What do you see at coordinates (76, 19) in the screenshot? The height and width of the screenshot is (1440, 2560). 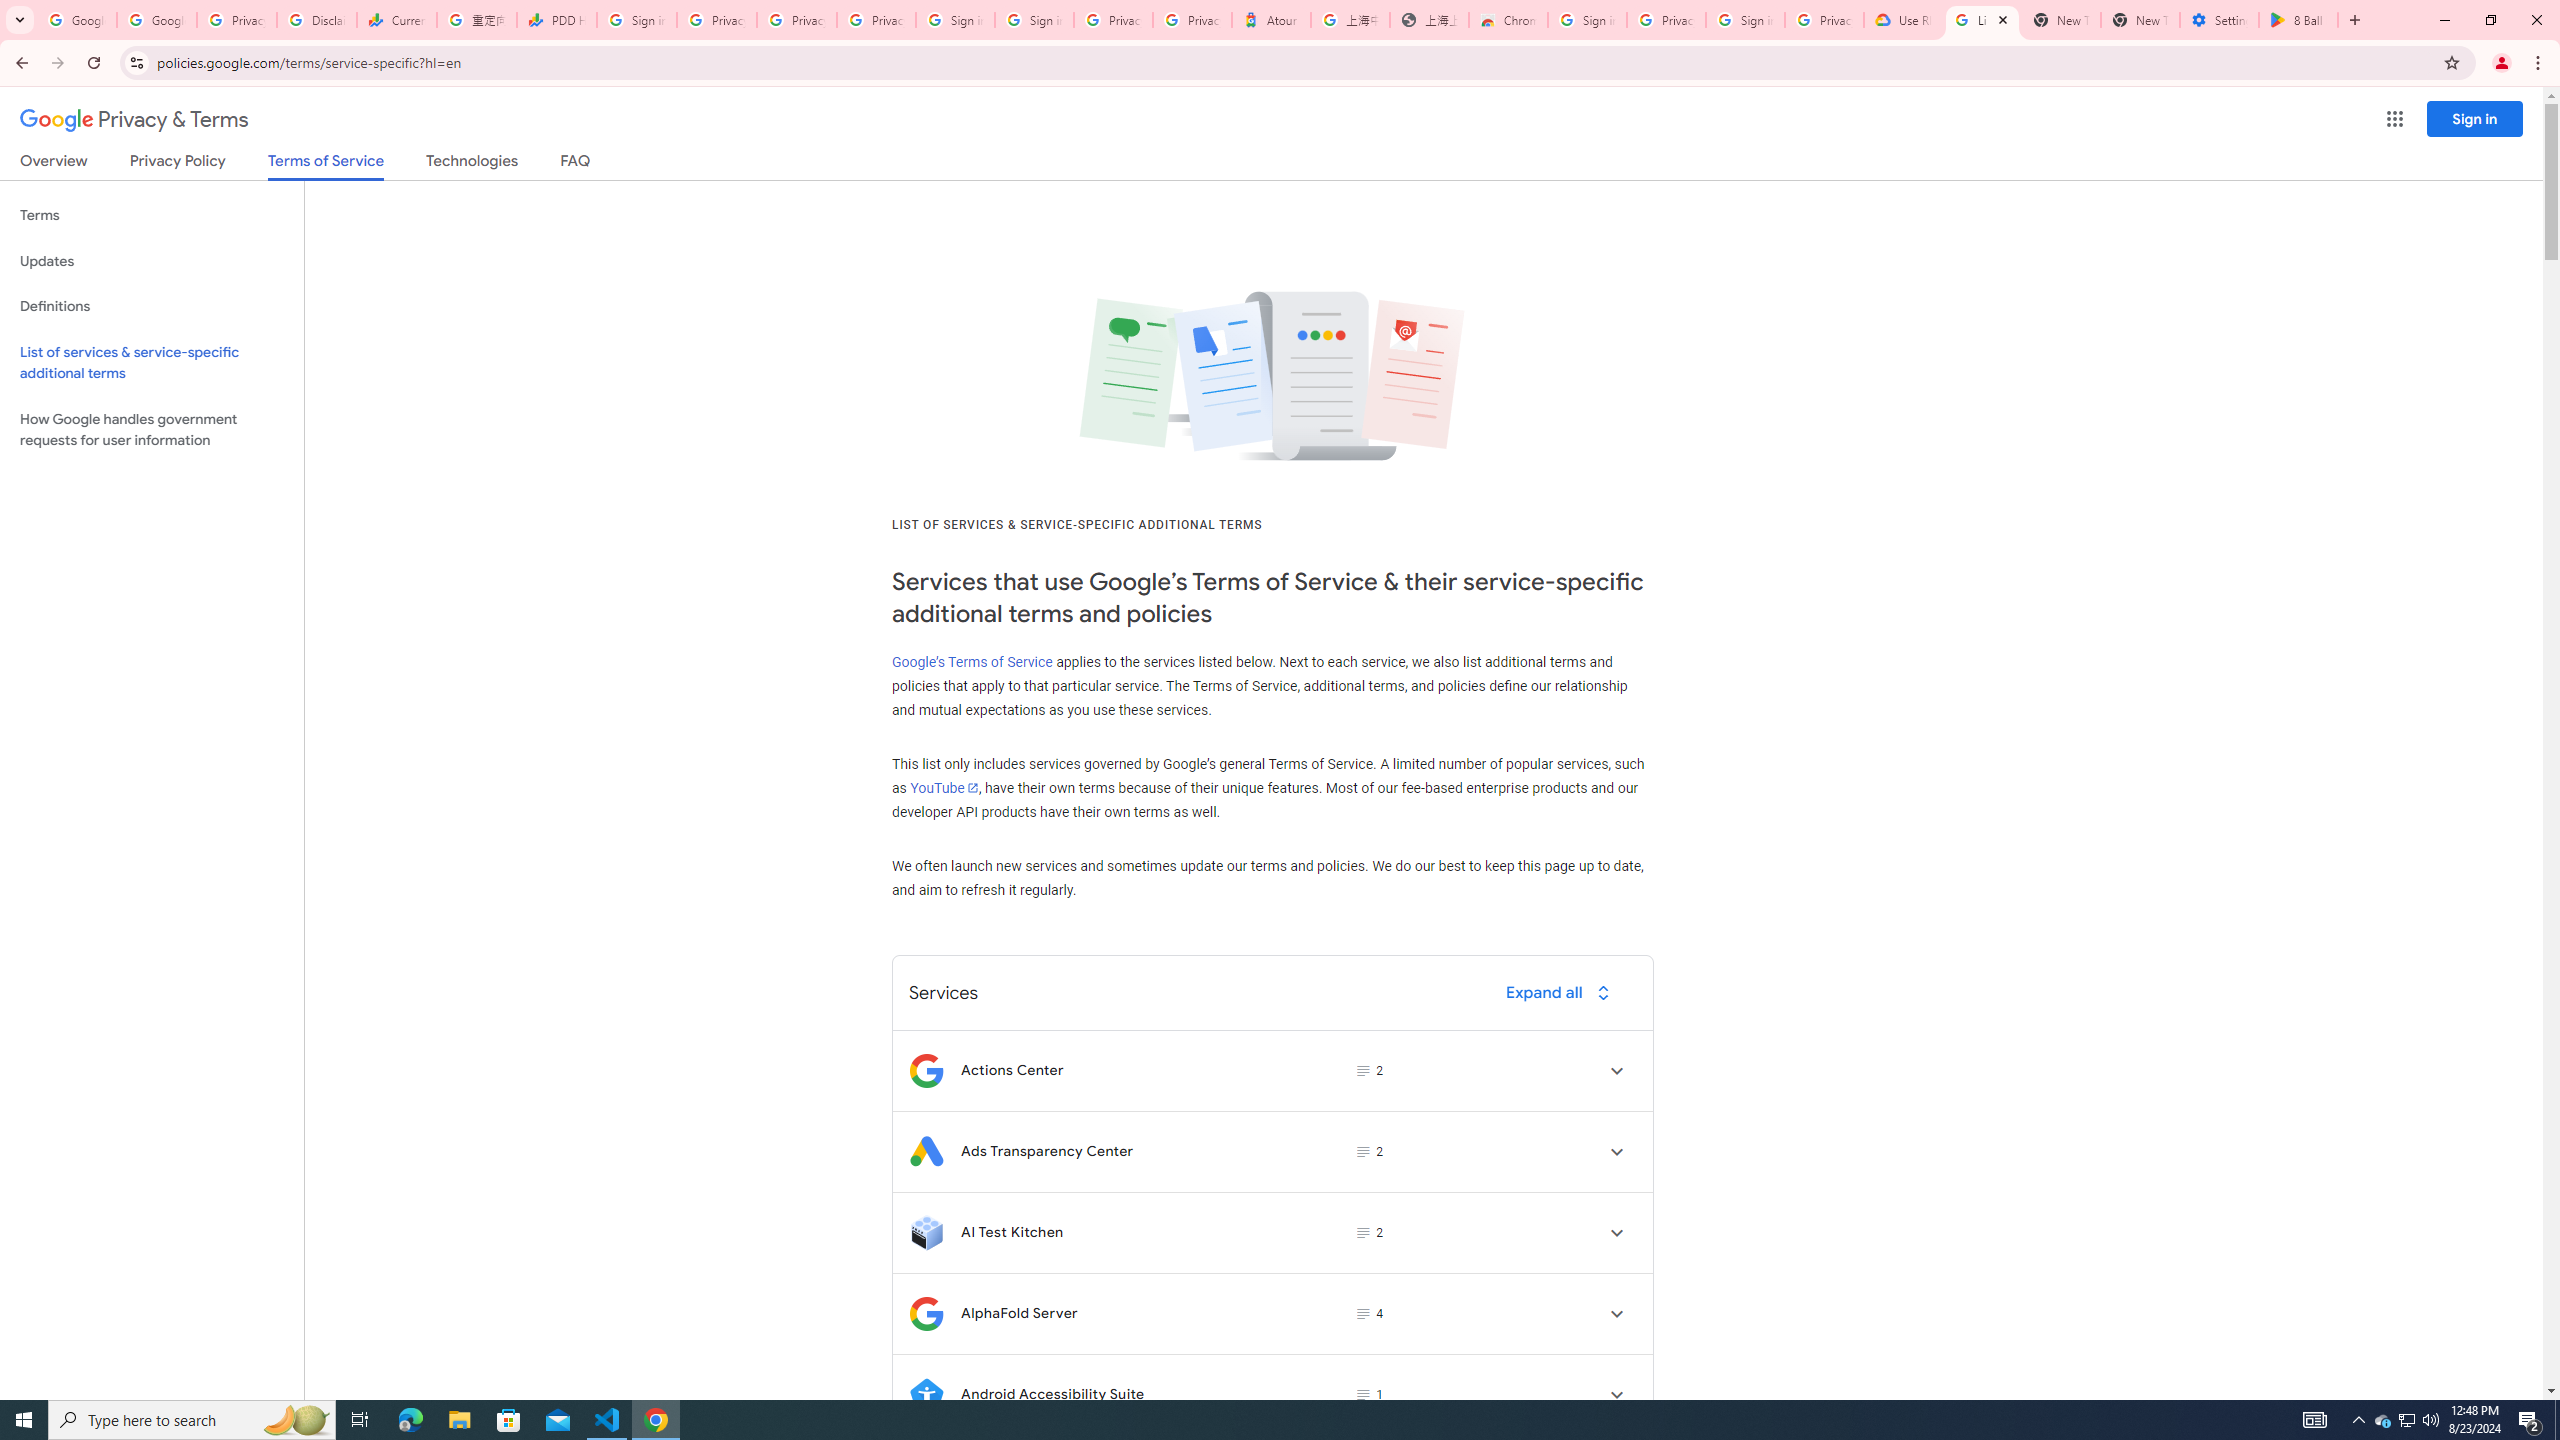 I see `'Google Workspace Admin Community'` at bounding box center [76, 19].